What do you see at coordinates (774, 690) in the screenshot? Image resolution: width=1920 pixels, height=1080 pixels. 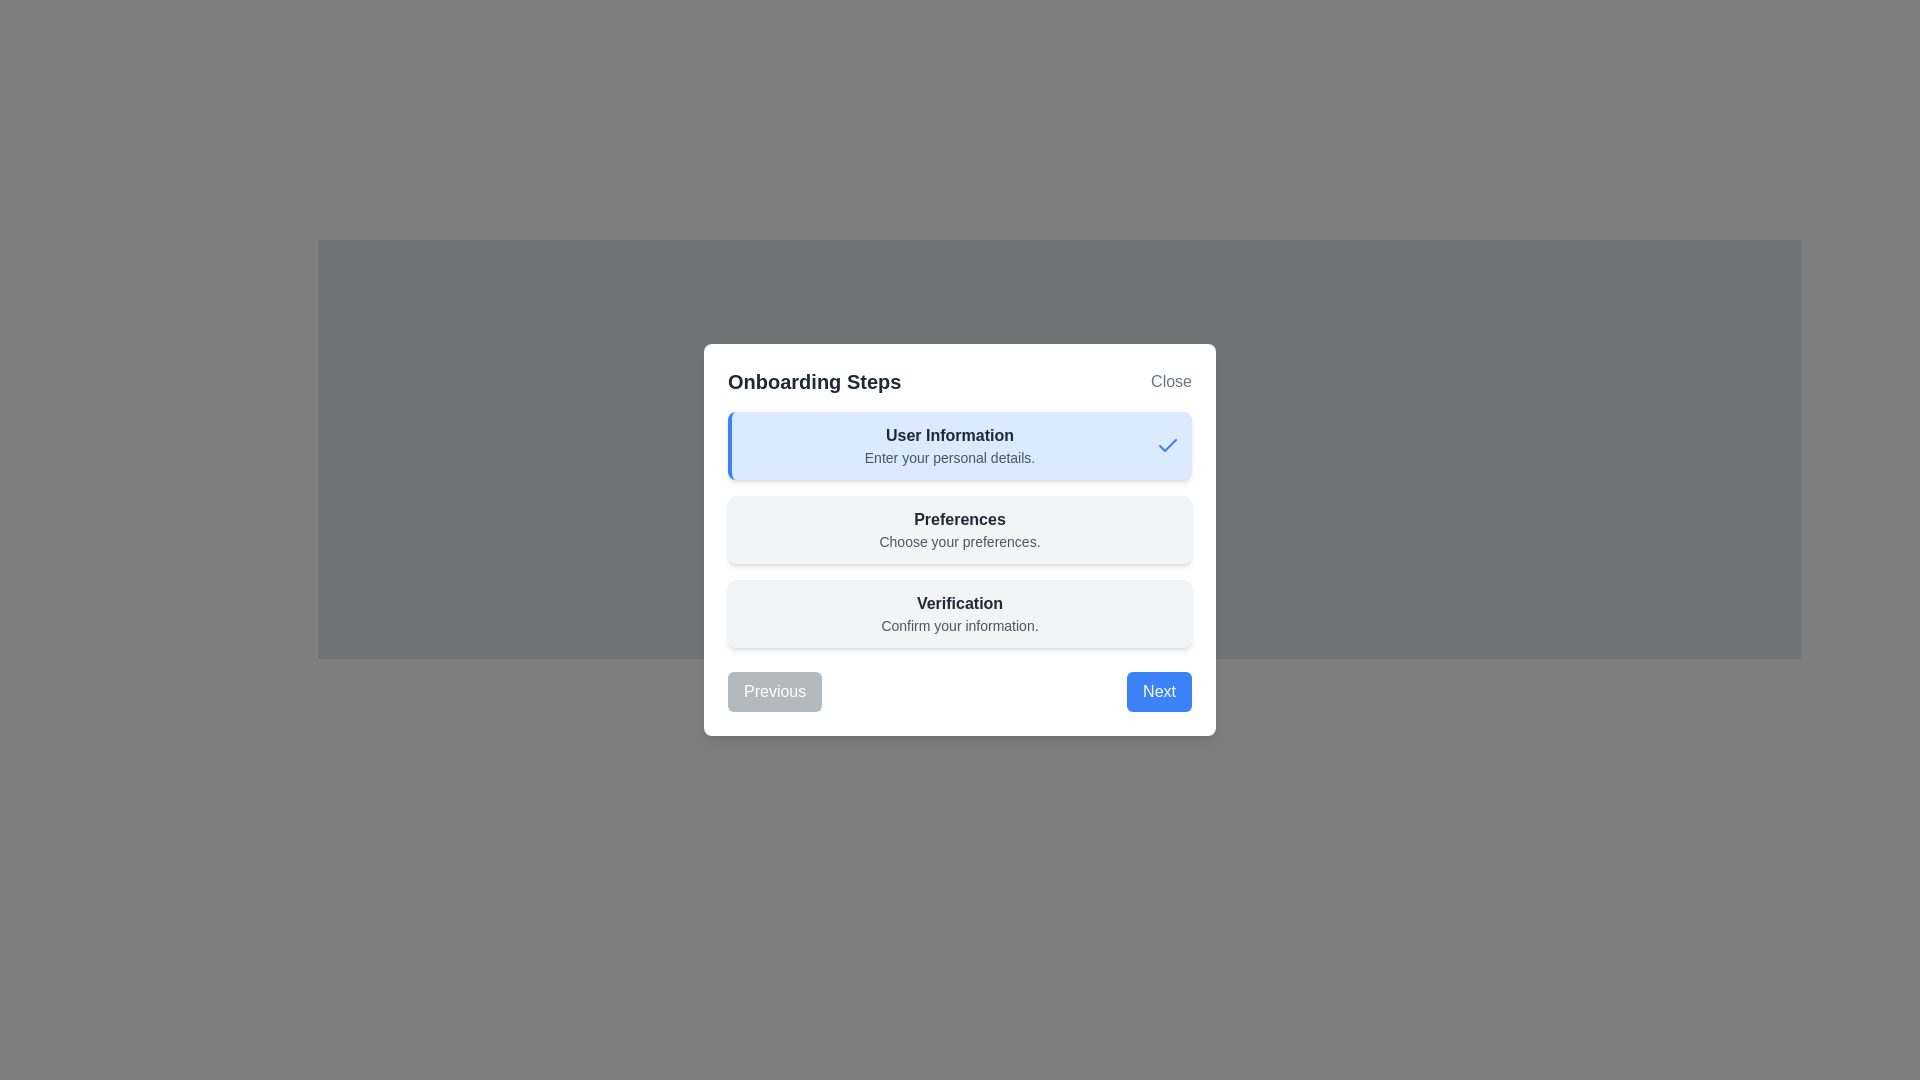 I see `the 'Previous' button located at the bottom left of the modal dialog` at bounding box center [774, 690].